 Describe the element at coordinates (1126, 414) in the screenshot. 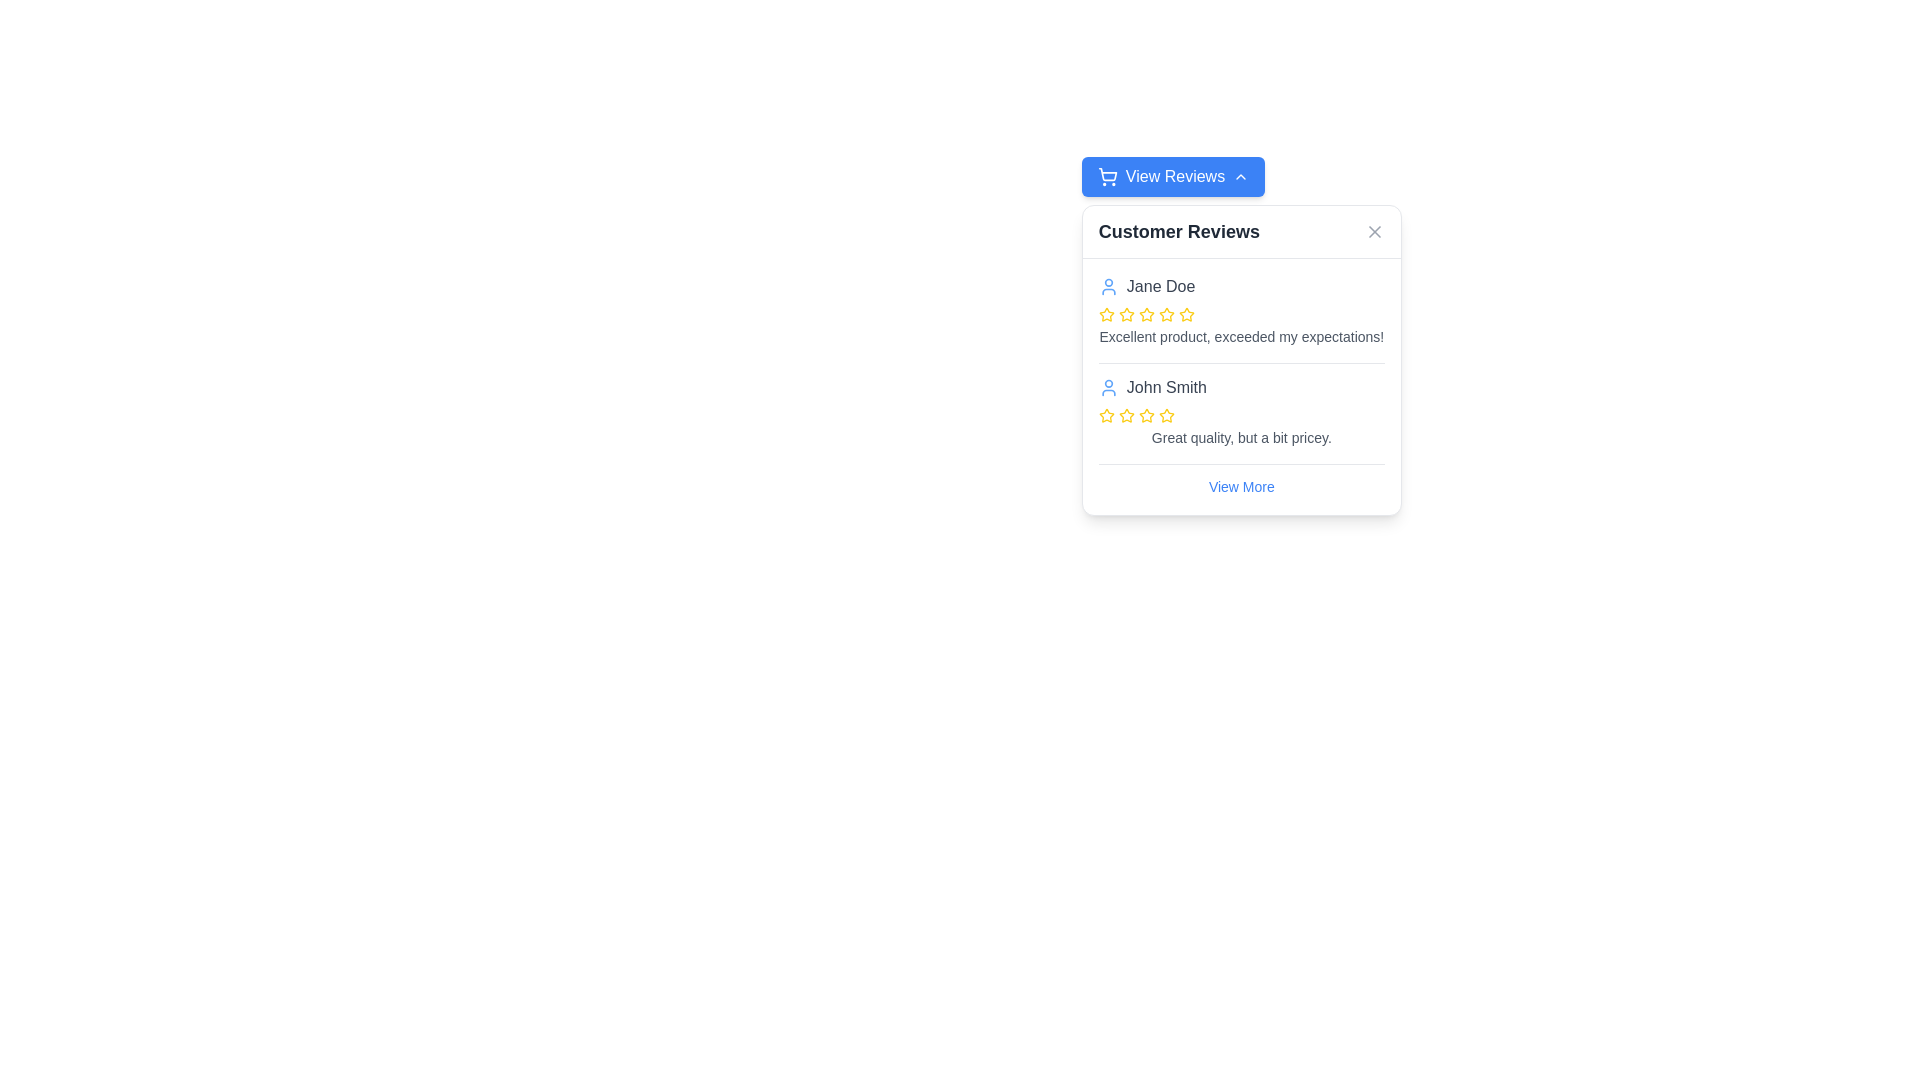

I see `the second star icon in the review section for user 'John Smith' in the 'Customer Reviews' section` at that location.